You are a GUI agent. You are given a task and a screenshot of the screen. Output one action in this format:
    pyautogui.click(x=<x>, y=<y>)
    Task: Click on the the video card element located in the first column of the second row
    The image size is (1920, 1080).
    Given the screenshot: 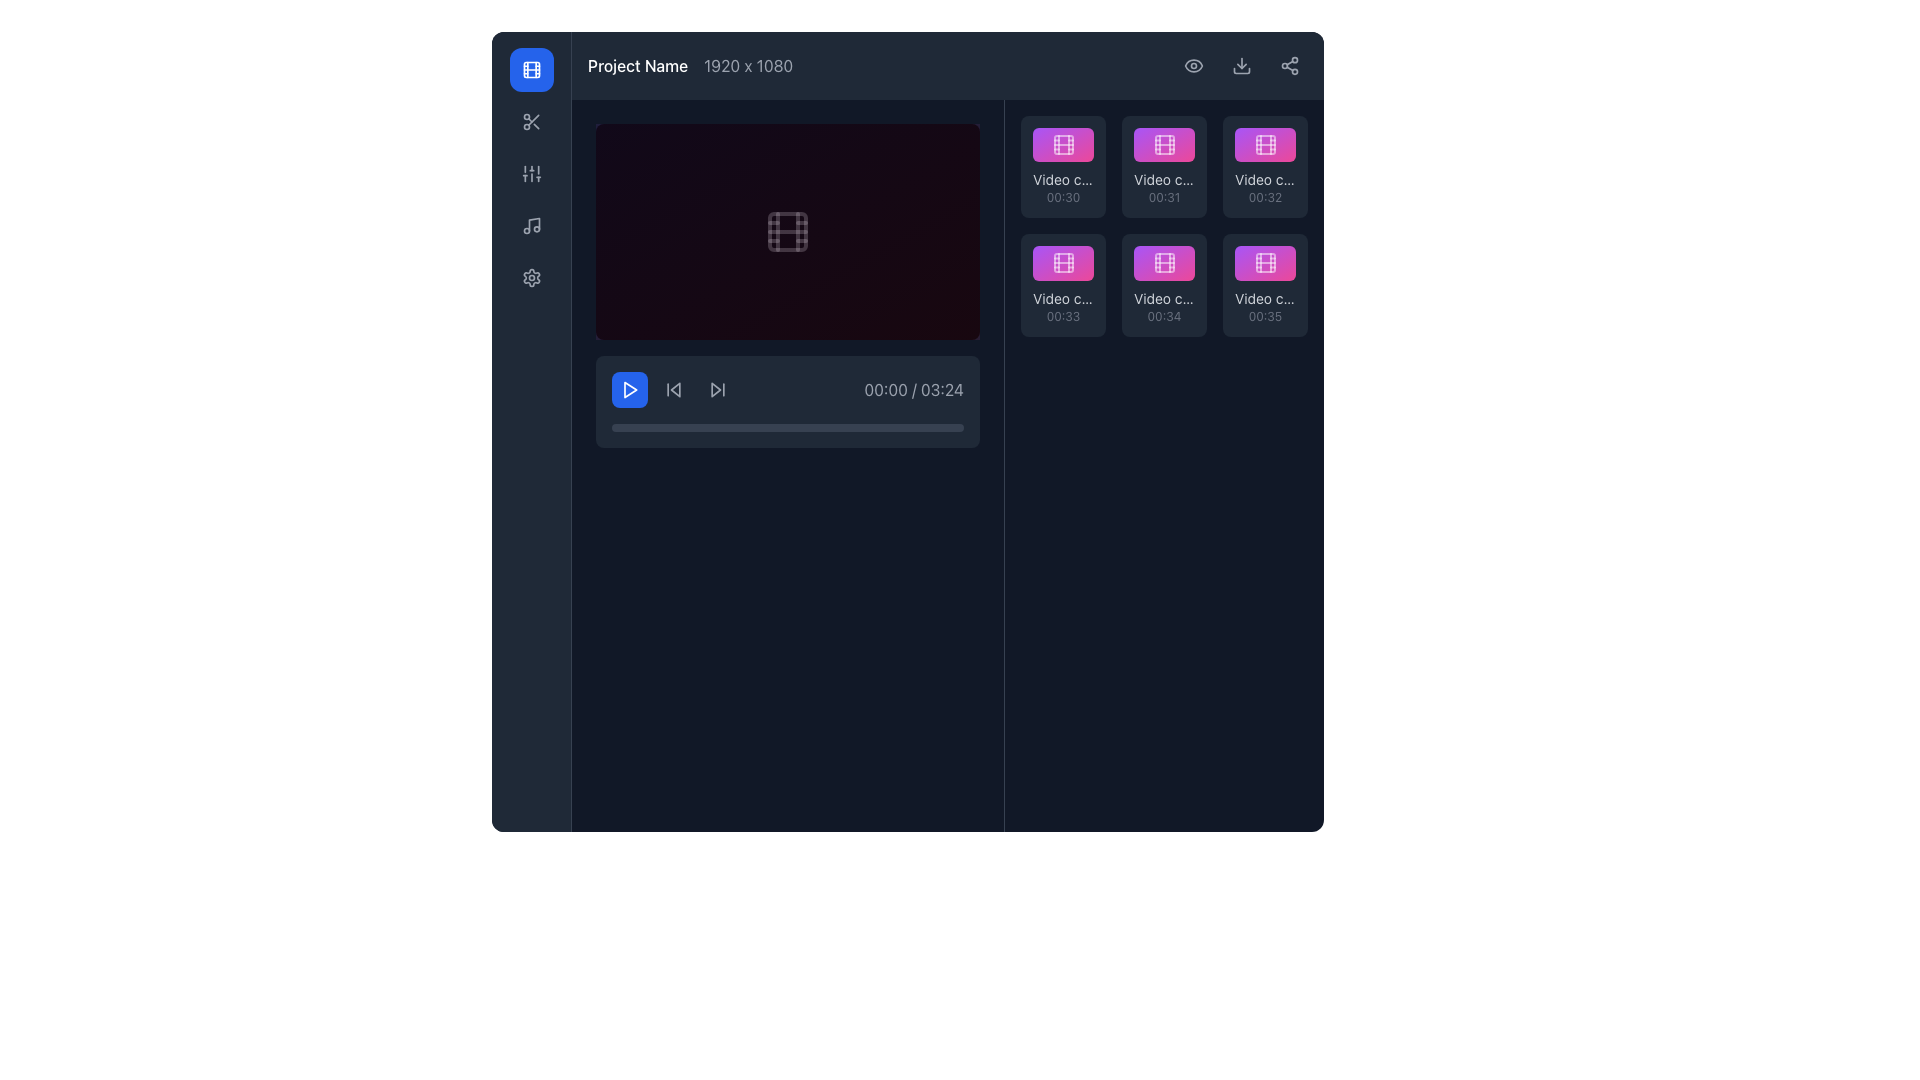 What is the action you would take?
    pyautogui.click(x=1062, y=285)
    